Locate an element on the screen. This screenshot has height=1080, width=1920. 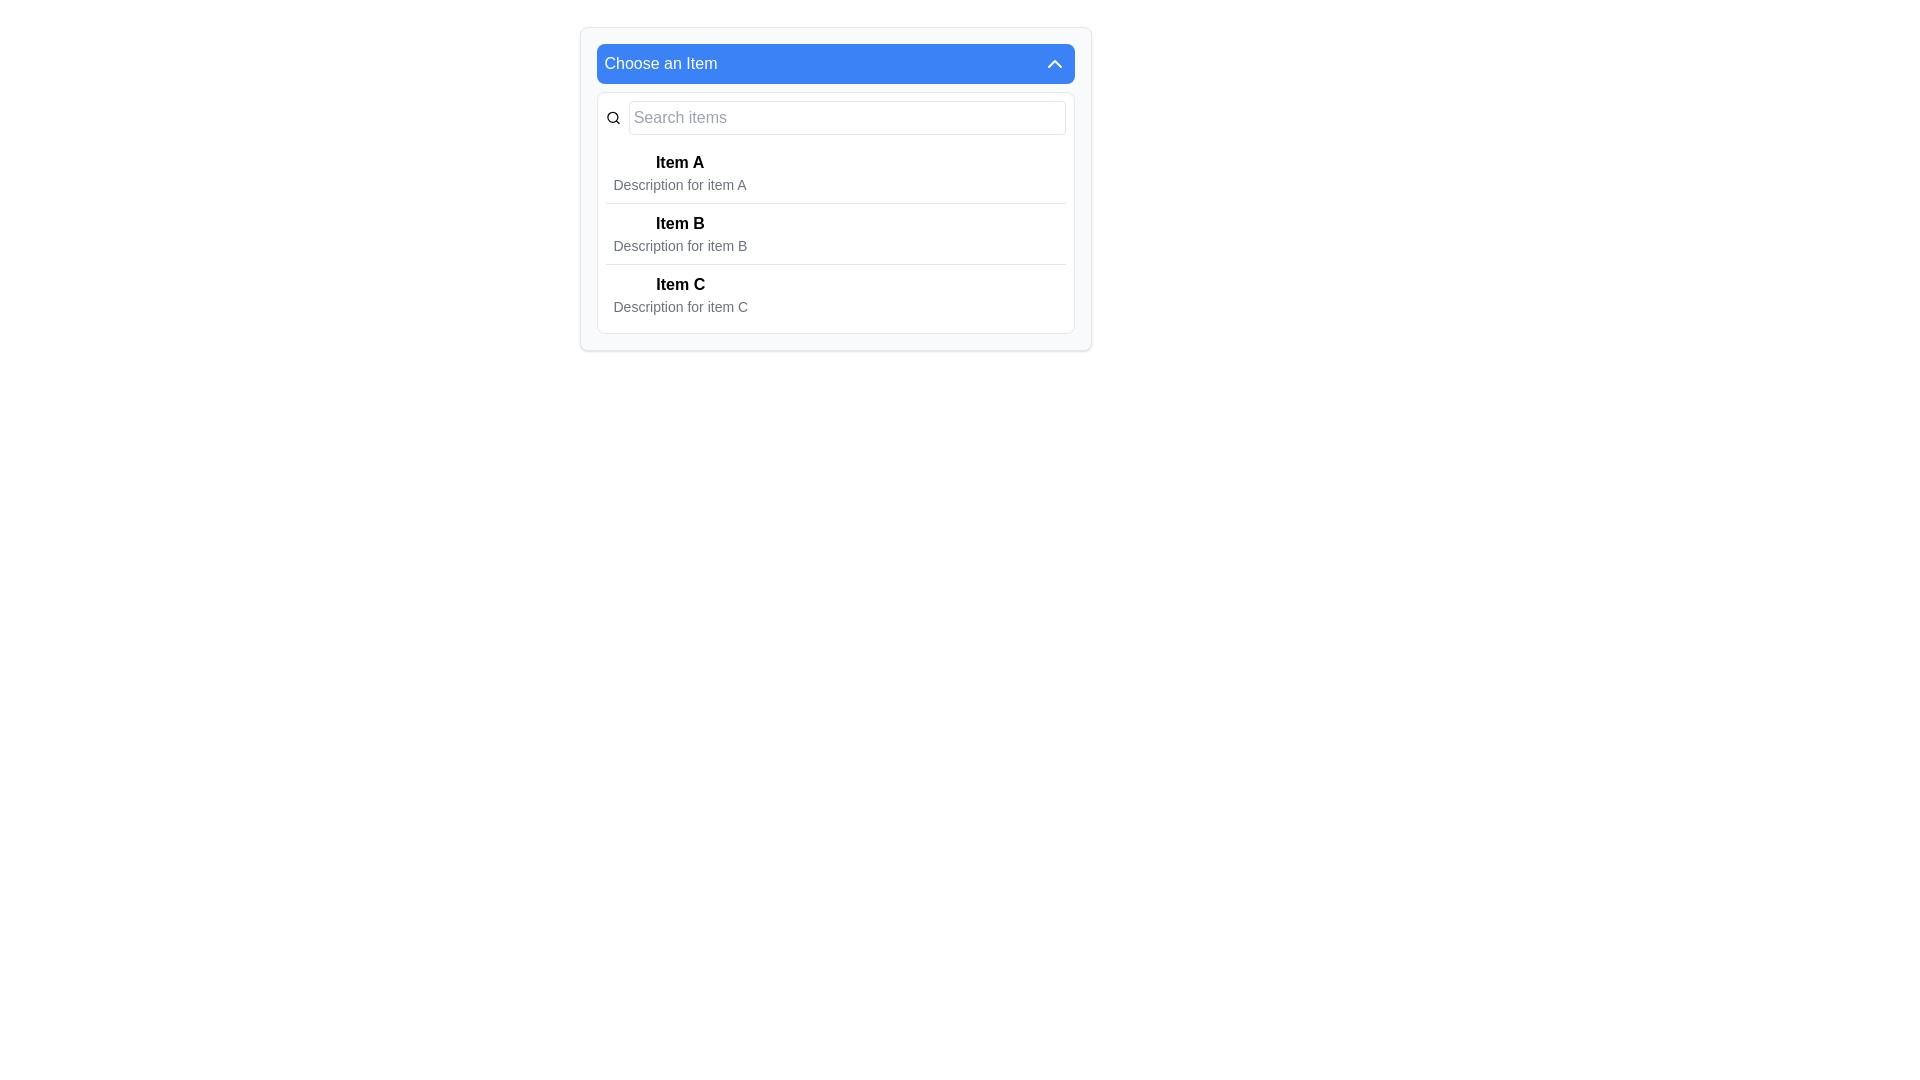
the static text label that provides additional descriptive information about 'Item C' in the dropdown selection menu, located below the header text 'Item C' is located at coordinates (680, 307).